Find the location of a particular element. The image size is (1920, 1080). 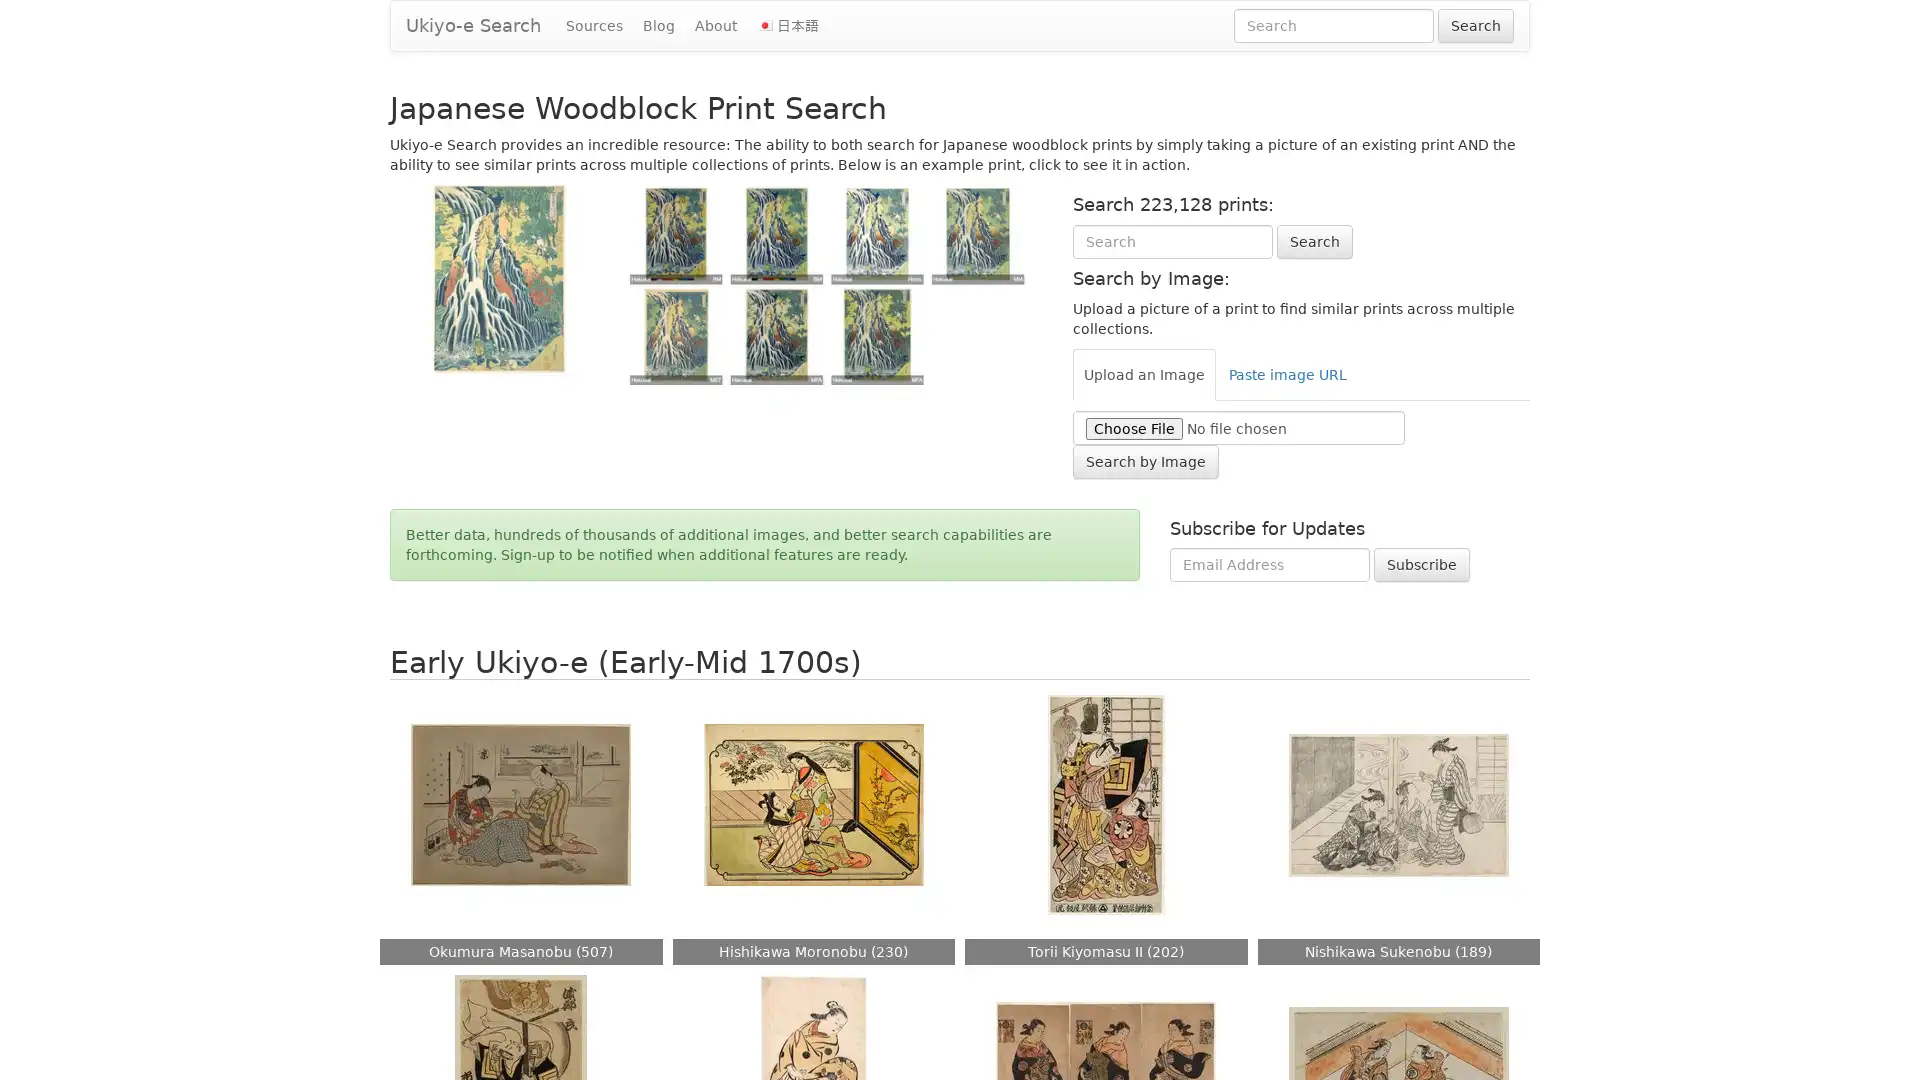

Search by Image is located at coordinates (1145, 461).